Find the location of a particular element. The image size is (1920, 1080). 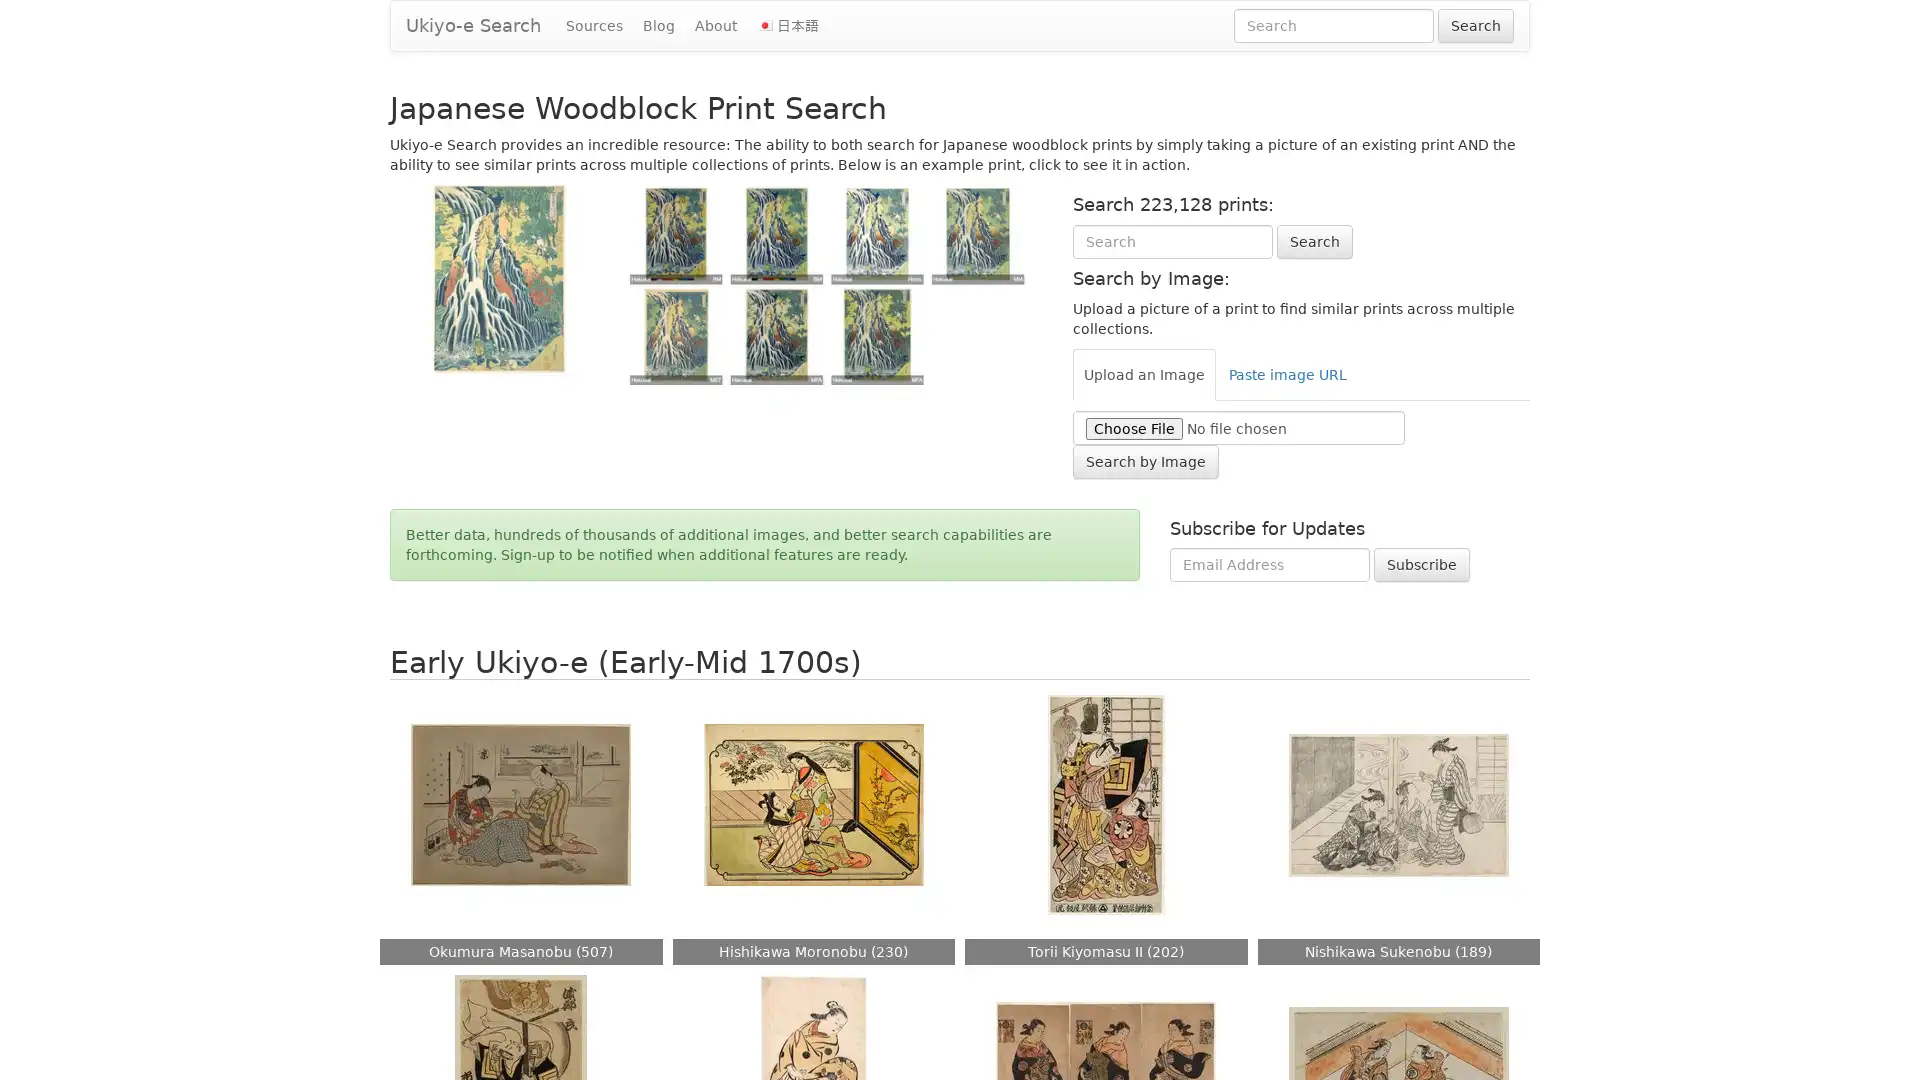

Search by Image is located at coordinates (1145, 461).